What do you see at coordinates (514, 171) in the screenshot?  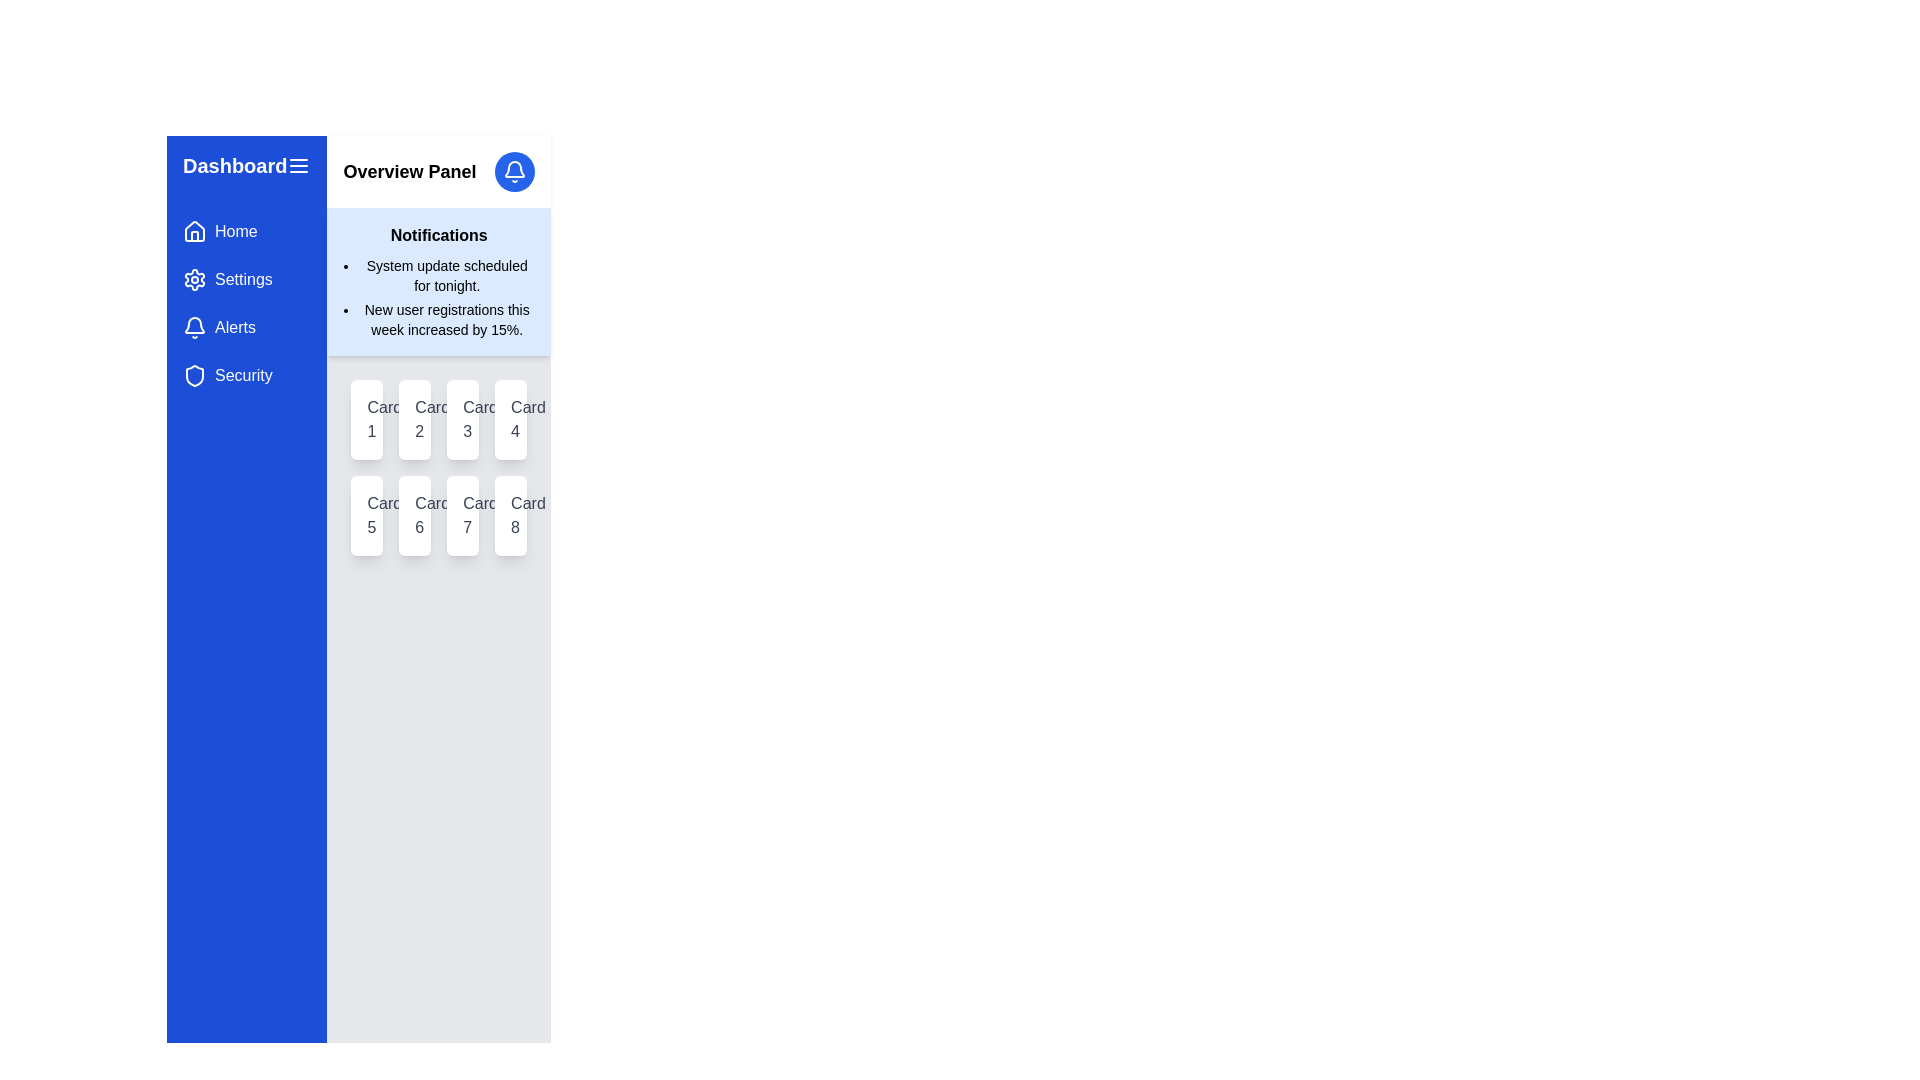 I see `the circular blue button with a white bell icon located in the 'Overview Panel' section` at bounding box center [514, 171].